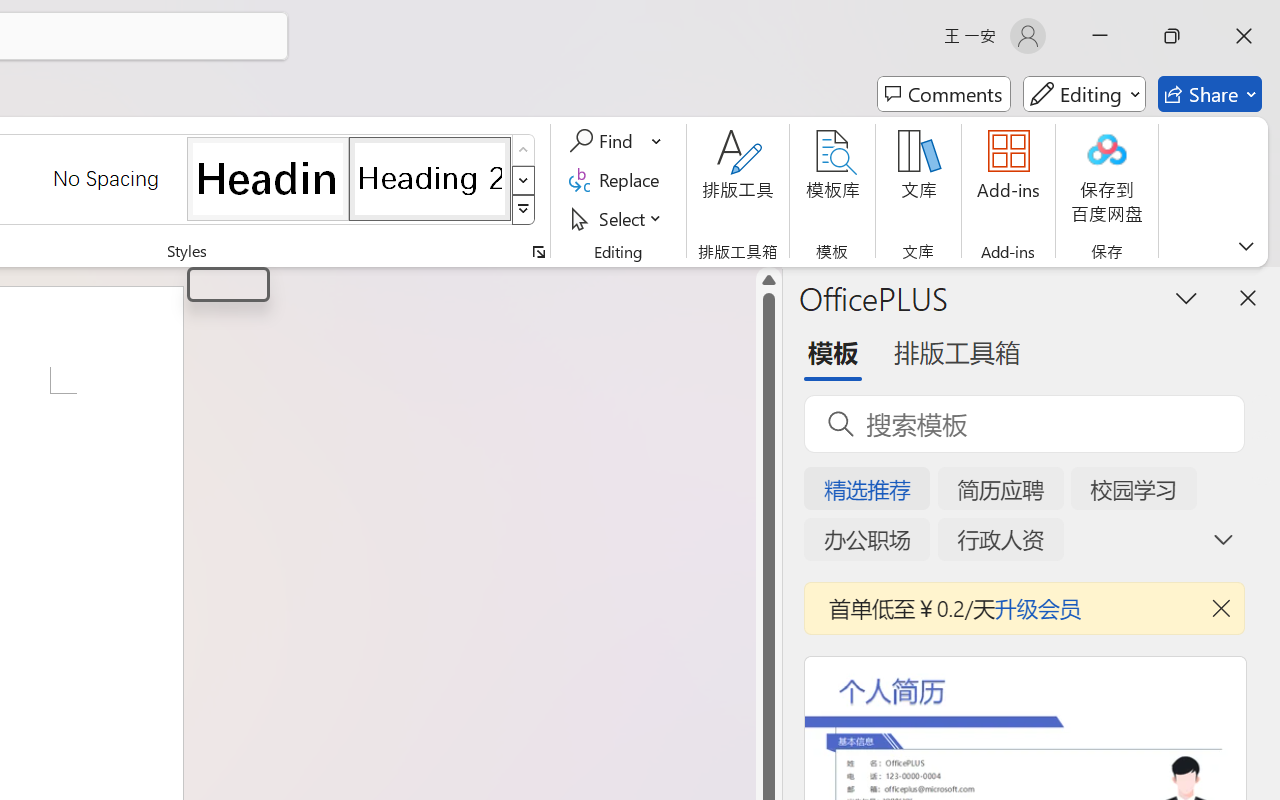 The height and width of the screenshot is (800, 1280). What do you see at coordinates (616, 179) in the screenshot?
I see `'Replace...'` at bounding box center [616, 179].